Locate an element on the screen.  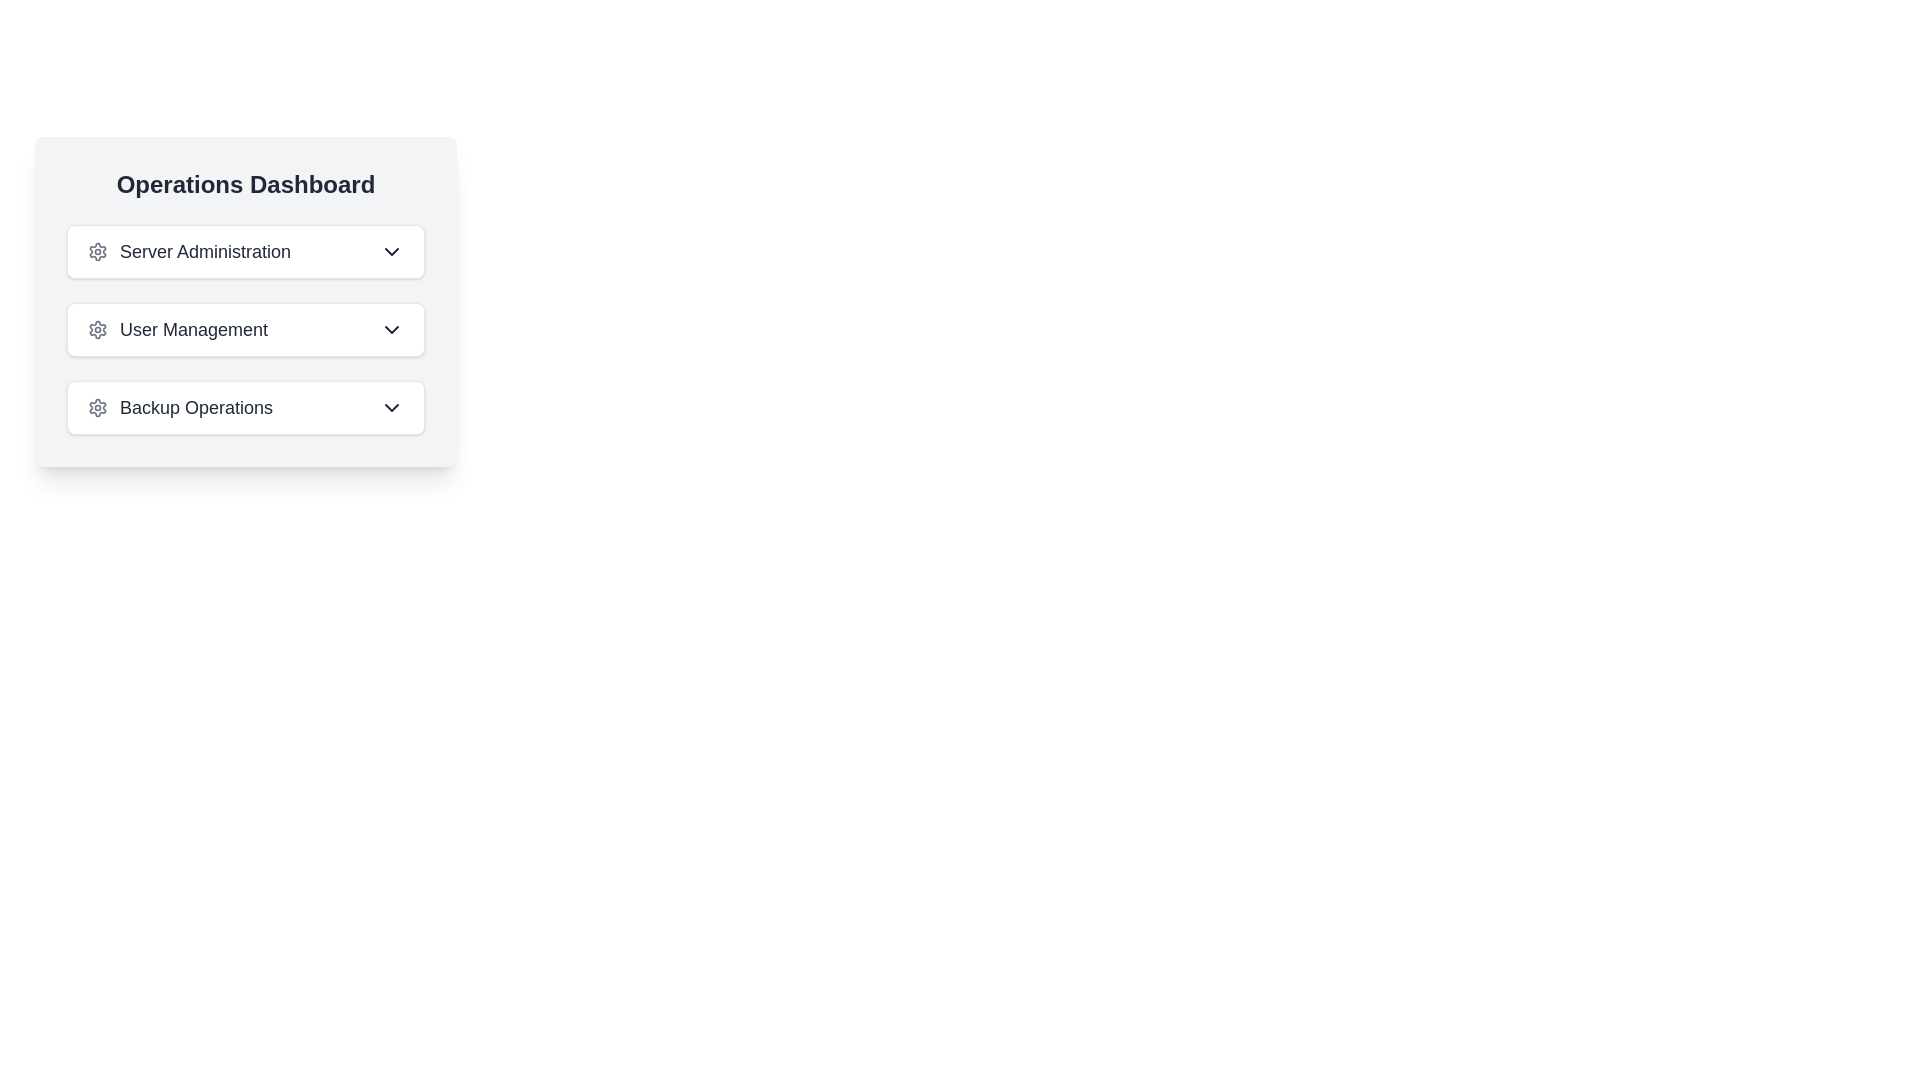
the action item Server Administration to reveal additional information is located at coordinates (244, 250).